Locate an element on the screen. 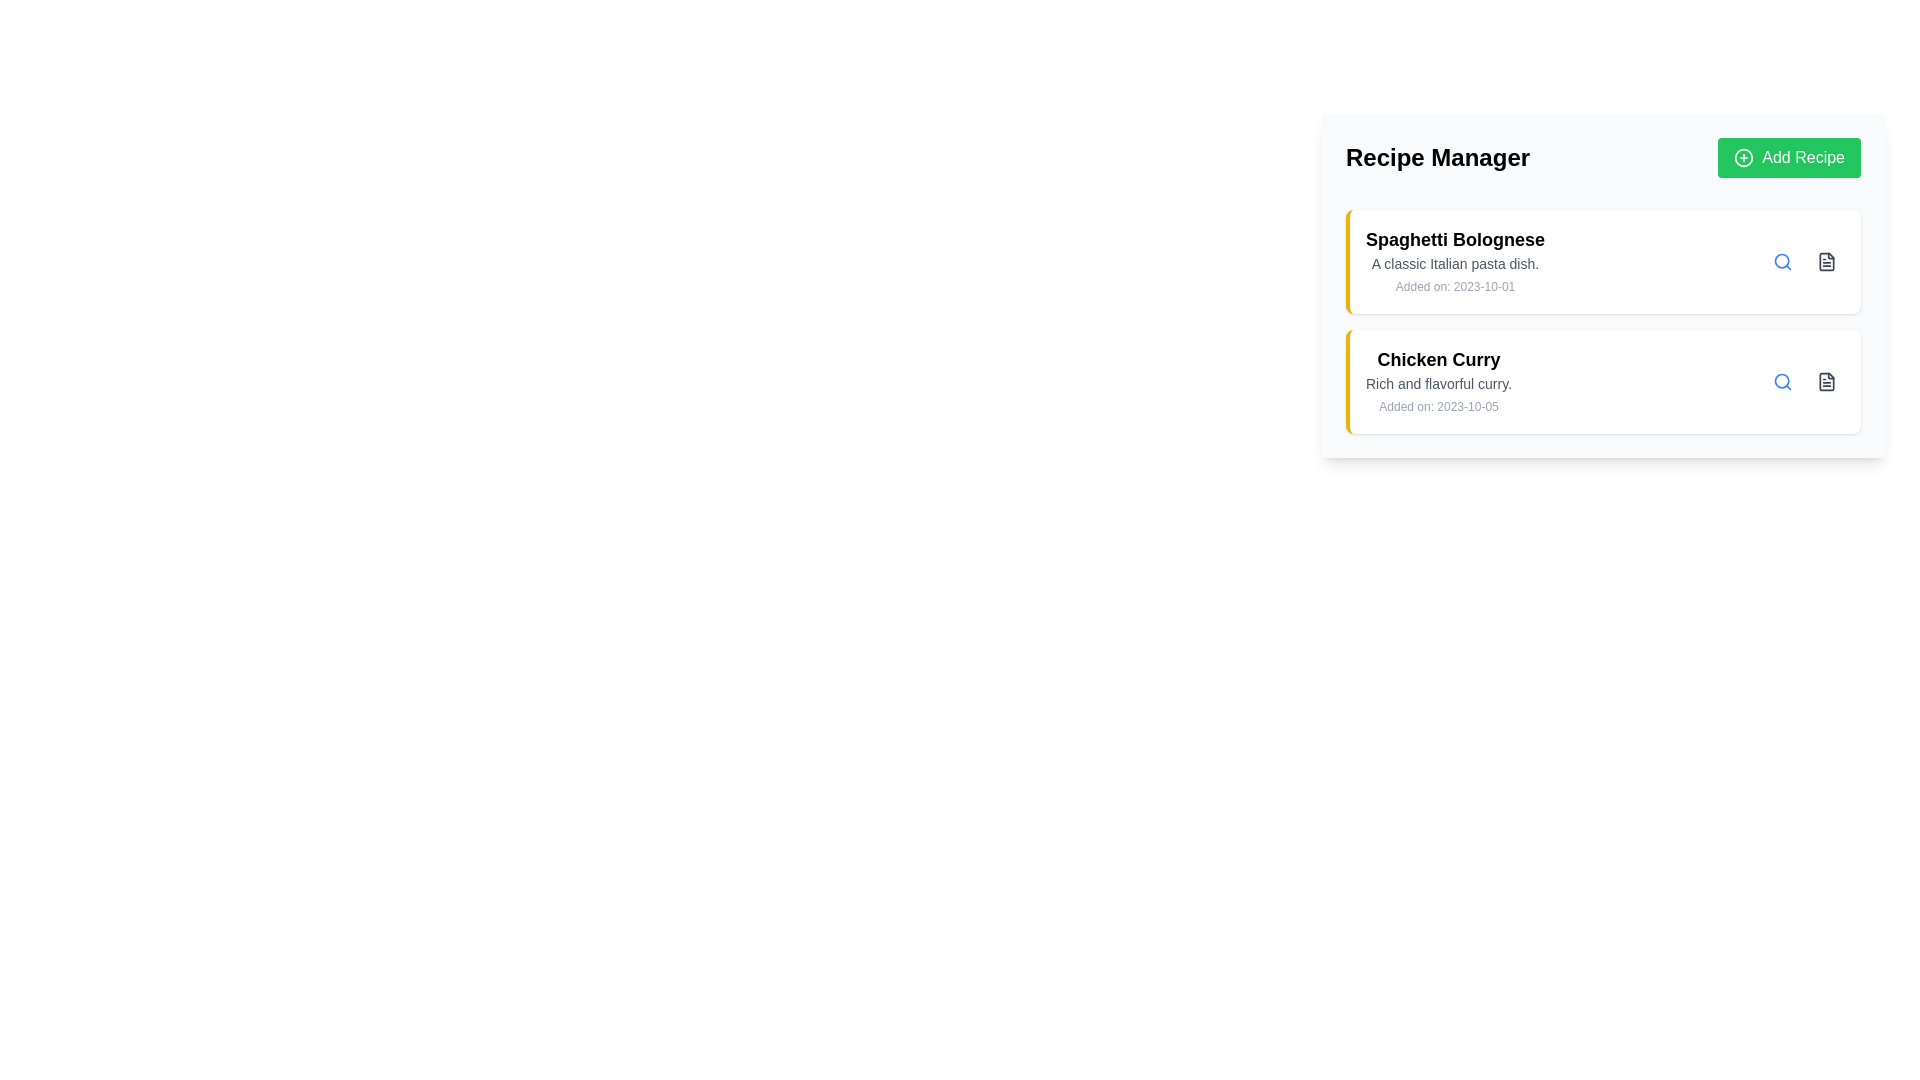 This screenshot has width=1920, height=1080. the first Information Card in the vertical list of recipe cards under the 'Recipe Manager' title is located at coordinates (1603, 285).